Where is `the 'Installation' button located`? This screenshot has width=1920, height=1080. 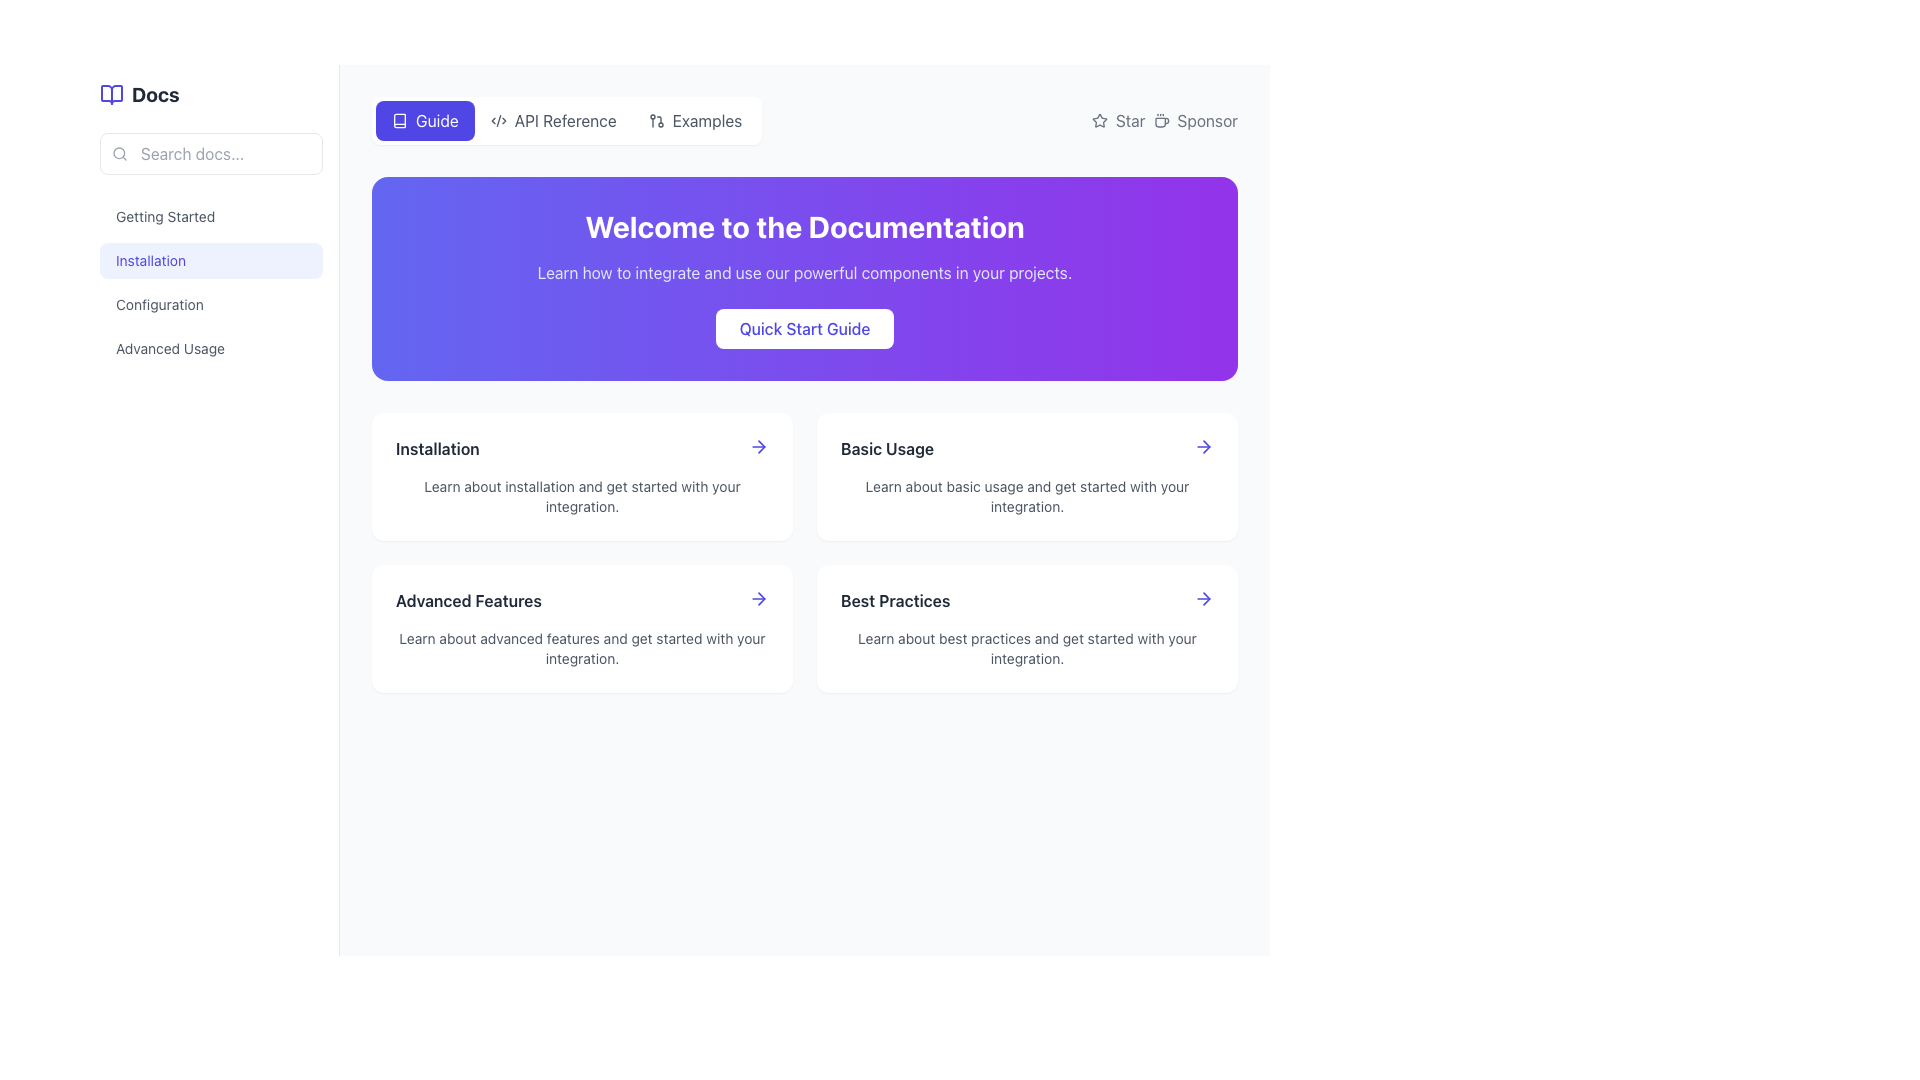 the 'Installation' button located is located at coordinates (211, 260).